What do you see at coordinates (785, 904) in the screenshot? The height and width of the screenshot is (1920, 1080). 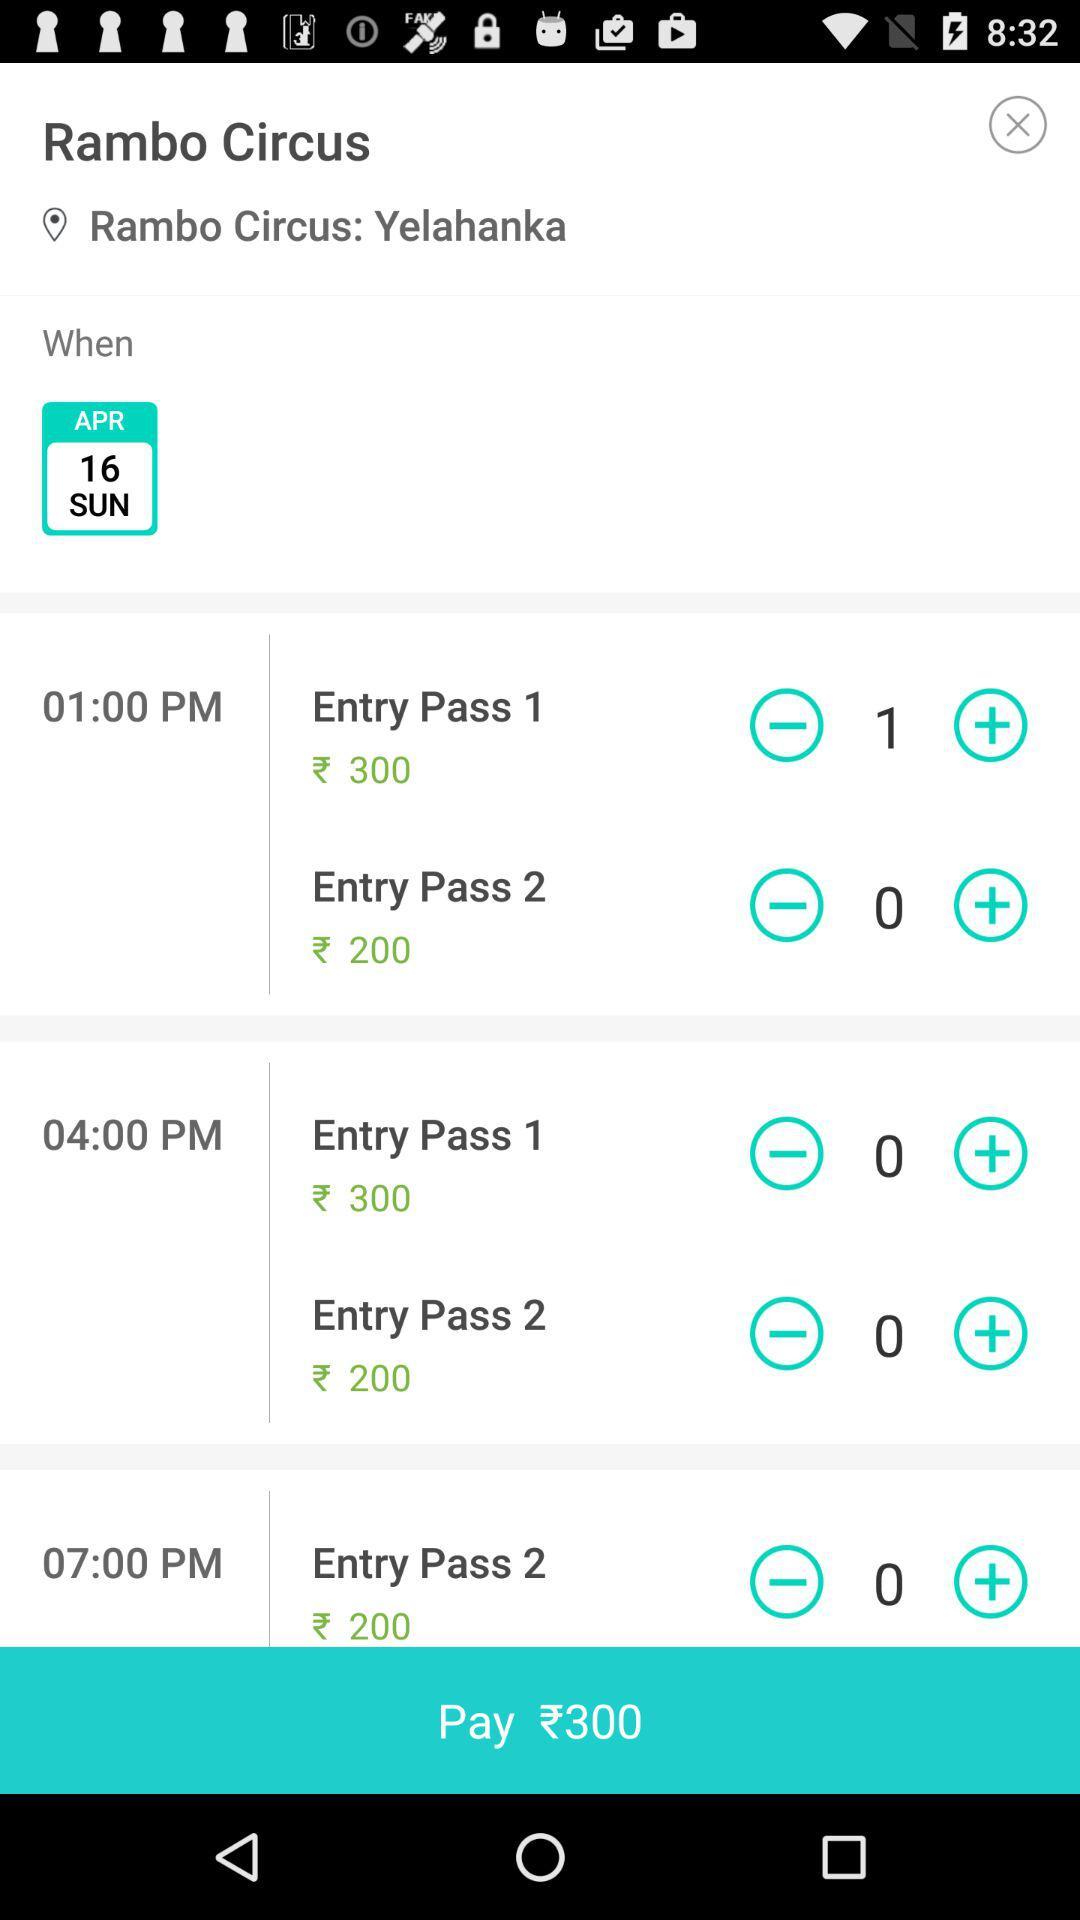 I see `decrease purchase amount` at bounding box center [785, 904].